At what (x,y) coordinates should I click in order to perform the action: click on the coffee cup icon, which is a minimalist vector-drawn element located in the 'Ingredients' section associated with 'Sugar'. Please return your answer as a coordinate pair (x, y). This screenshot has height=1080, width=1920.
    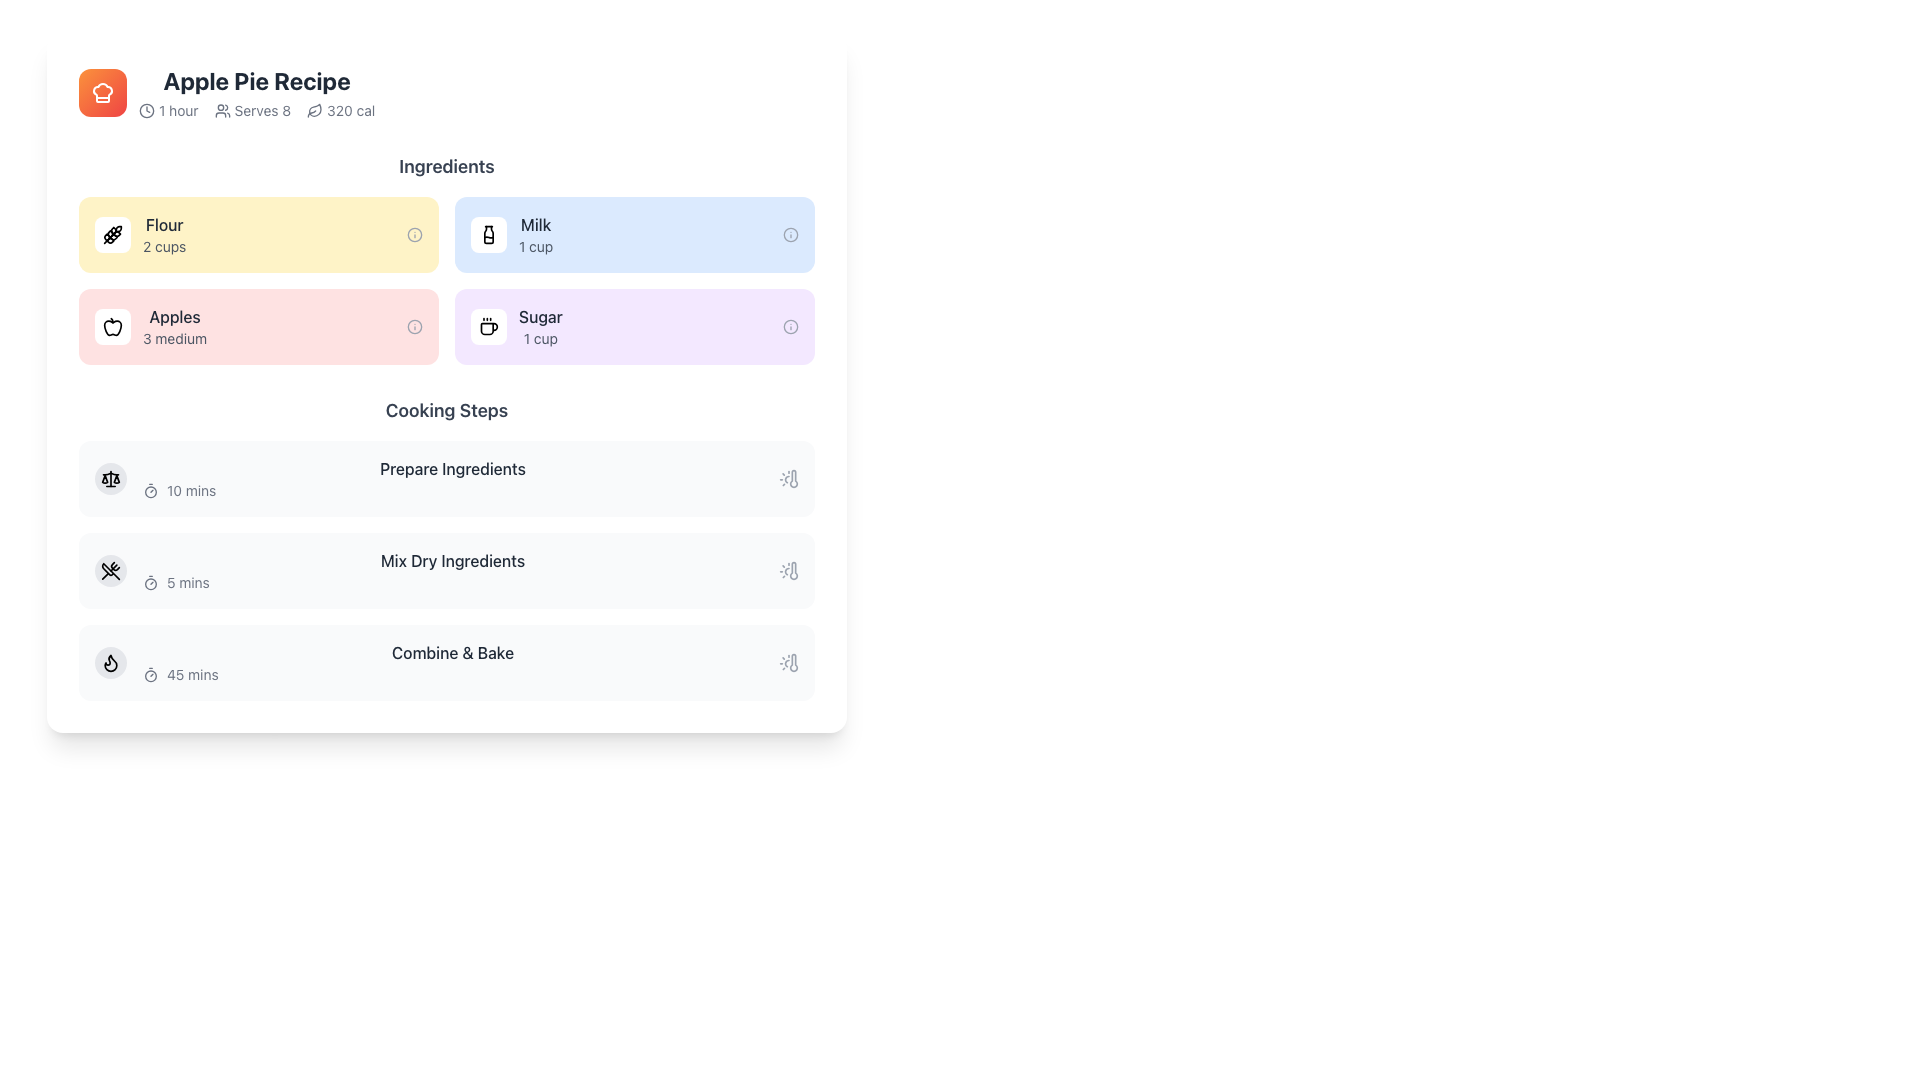
    Looking at the image, I should click on (489, 326).